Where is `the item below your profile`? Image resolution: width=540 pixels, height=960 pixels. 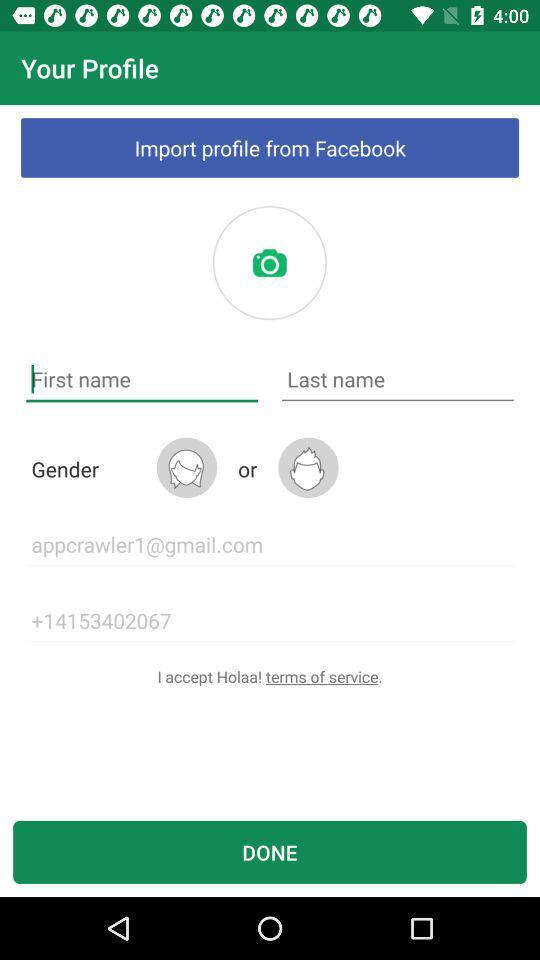 the item below your profile is located at coordinates (270, 146).